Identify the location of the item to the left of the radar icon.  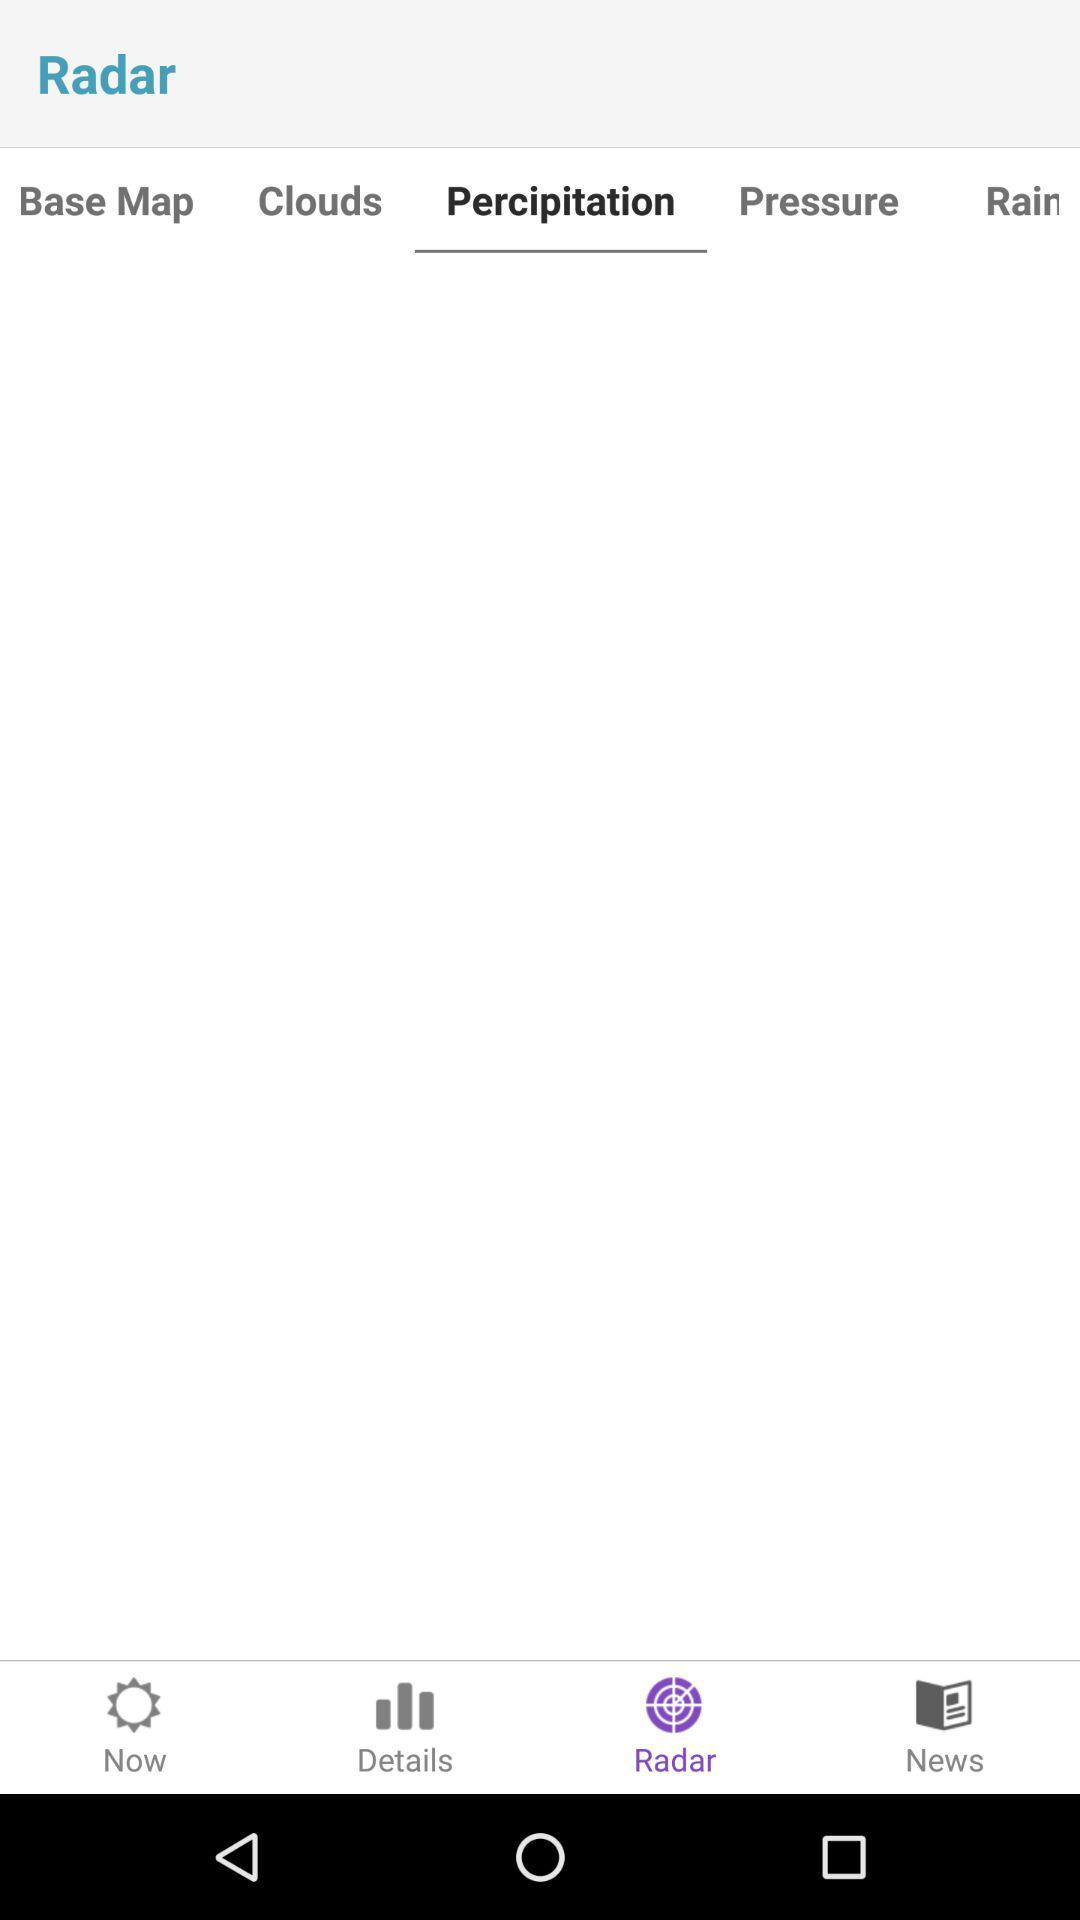
(405, 1726).